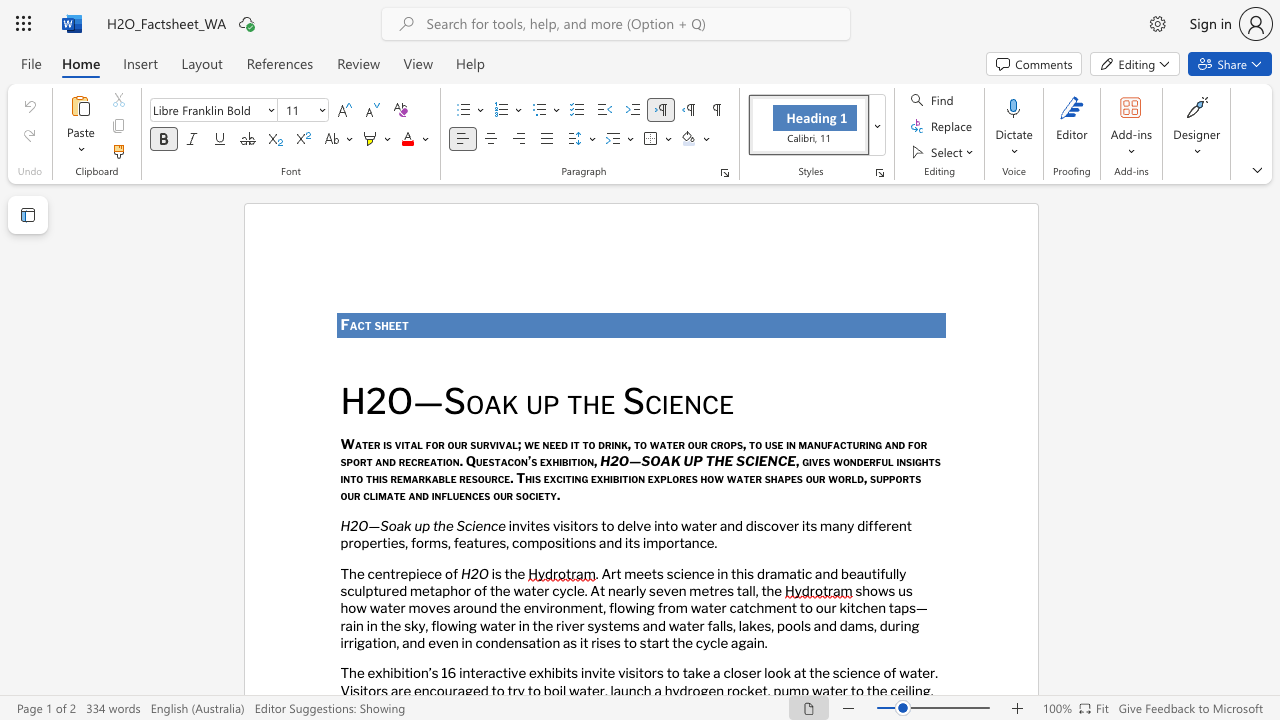  Describe the element at coordinates (569, 543) in the screenshot. I see `the subset text "ions" within the text "compositions"` at that location.